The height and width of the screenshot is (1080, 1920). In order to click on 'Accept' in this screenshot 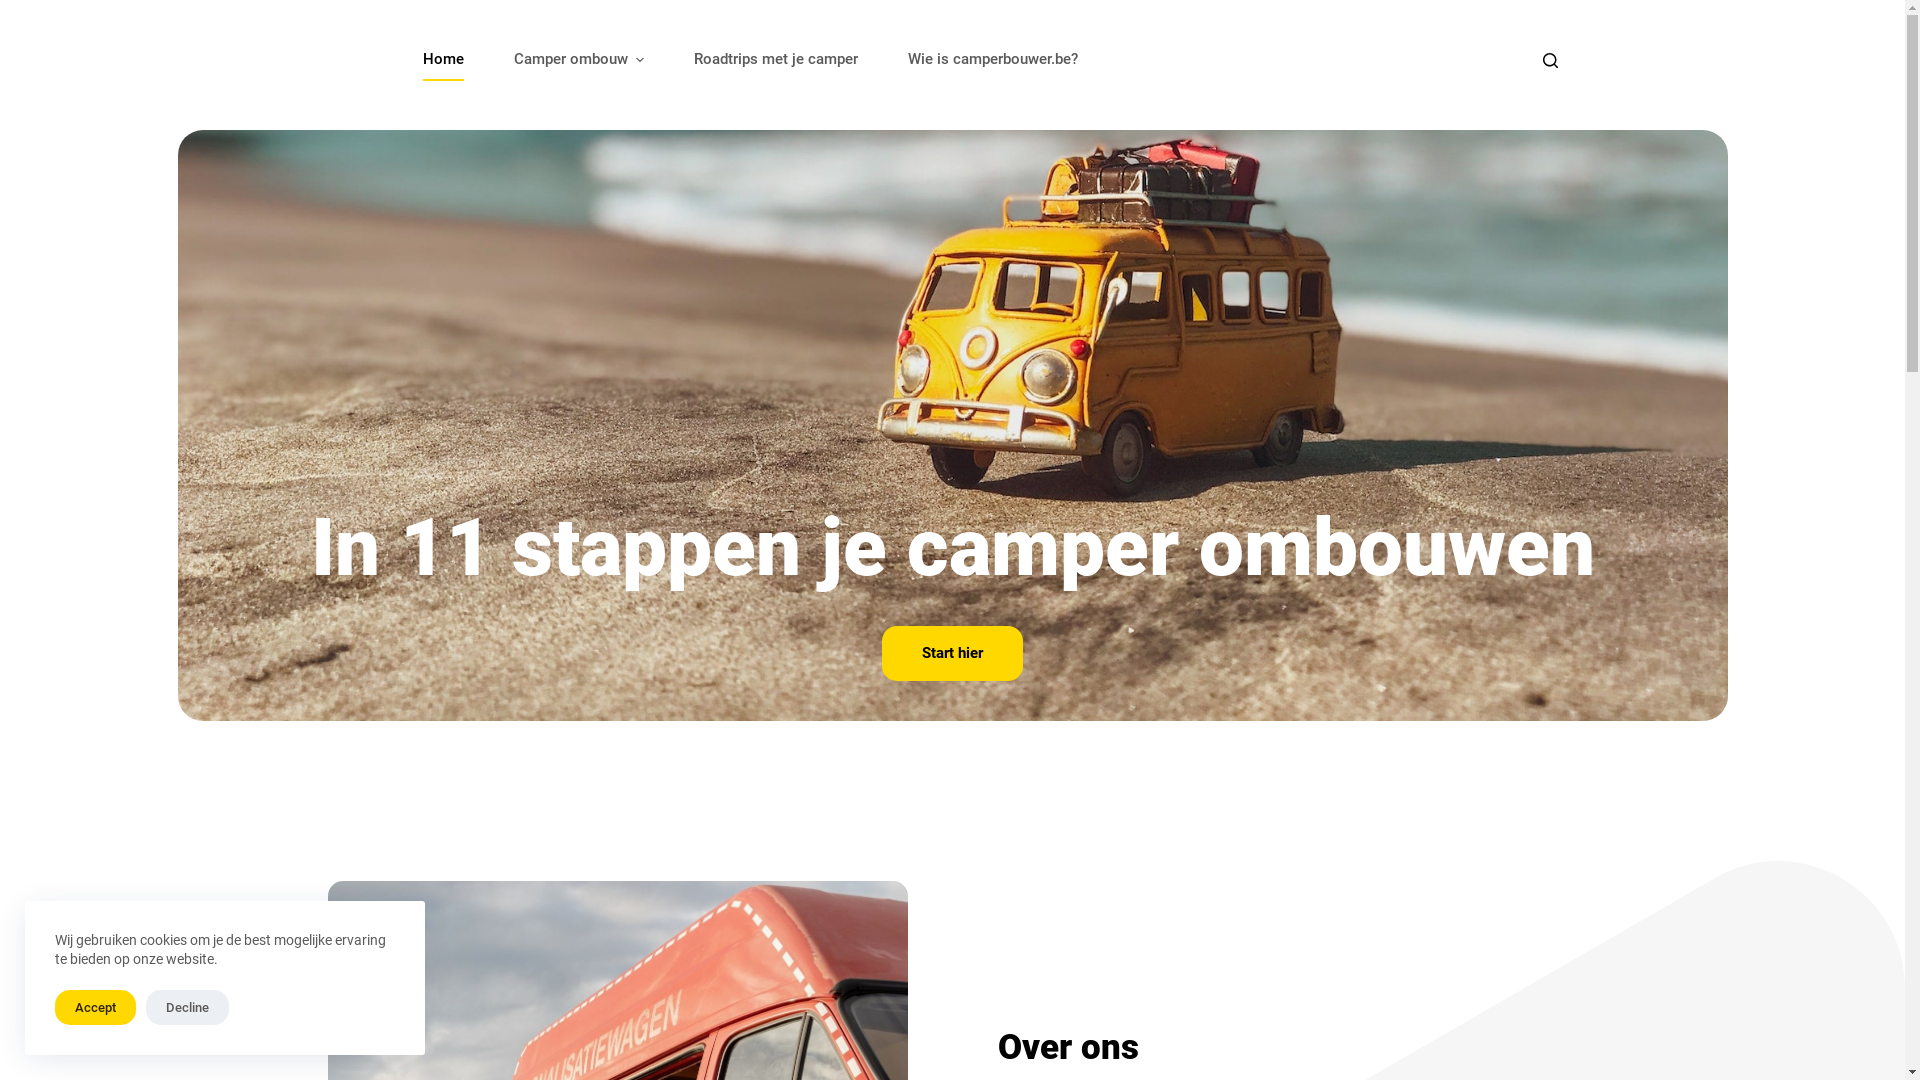, I will do `click(94, 1007)`.